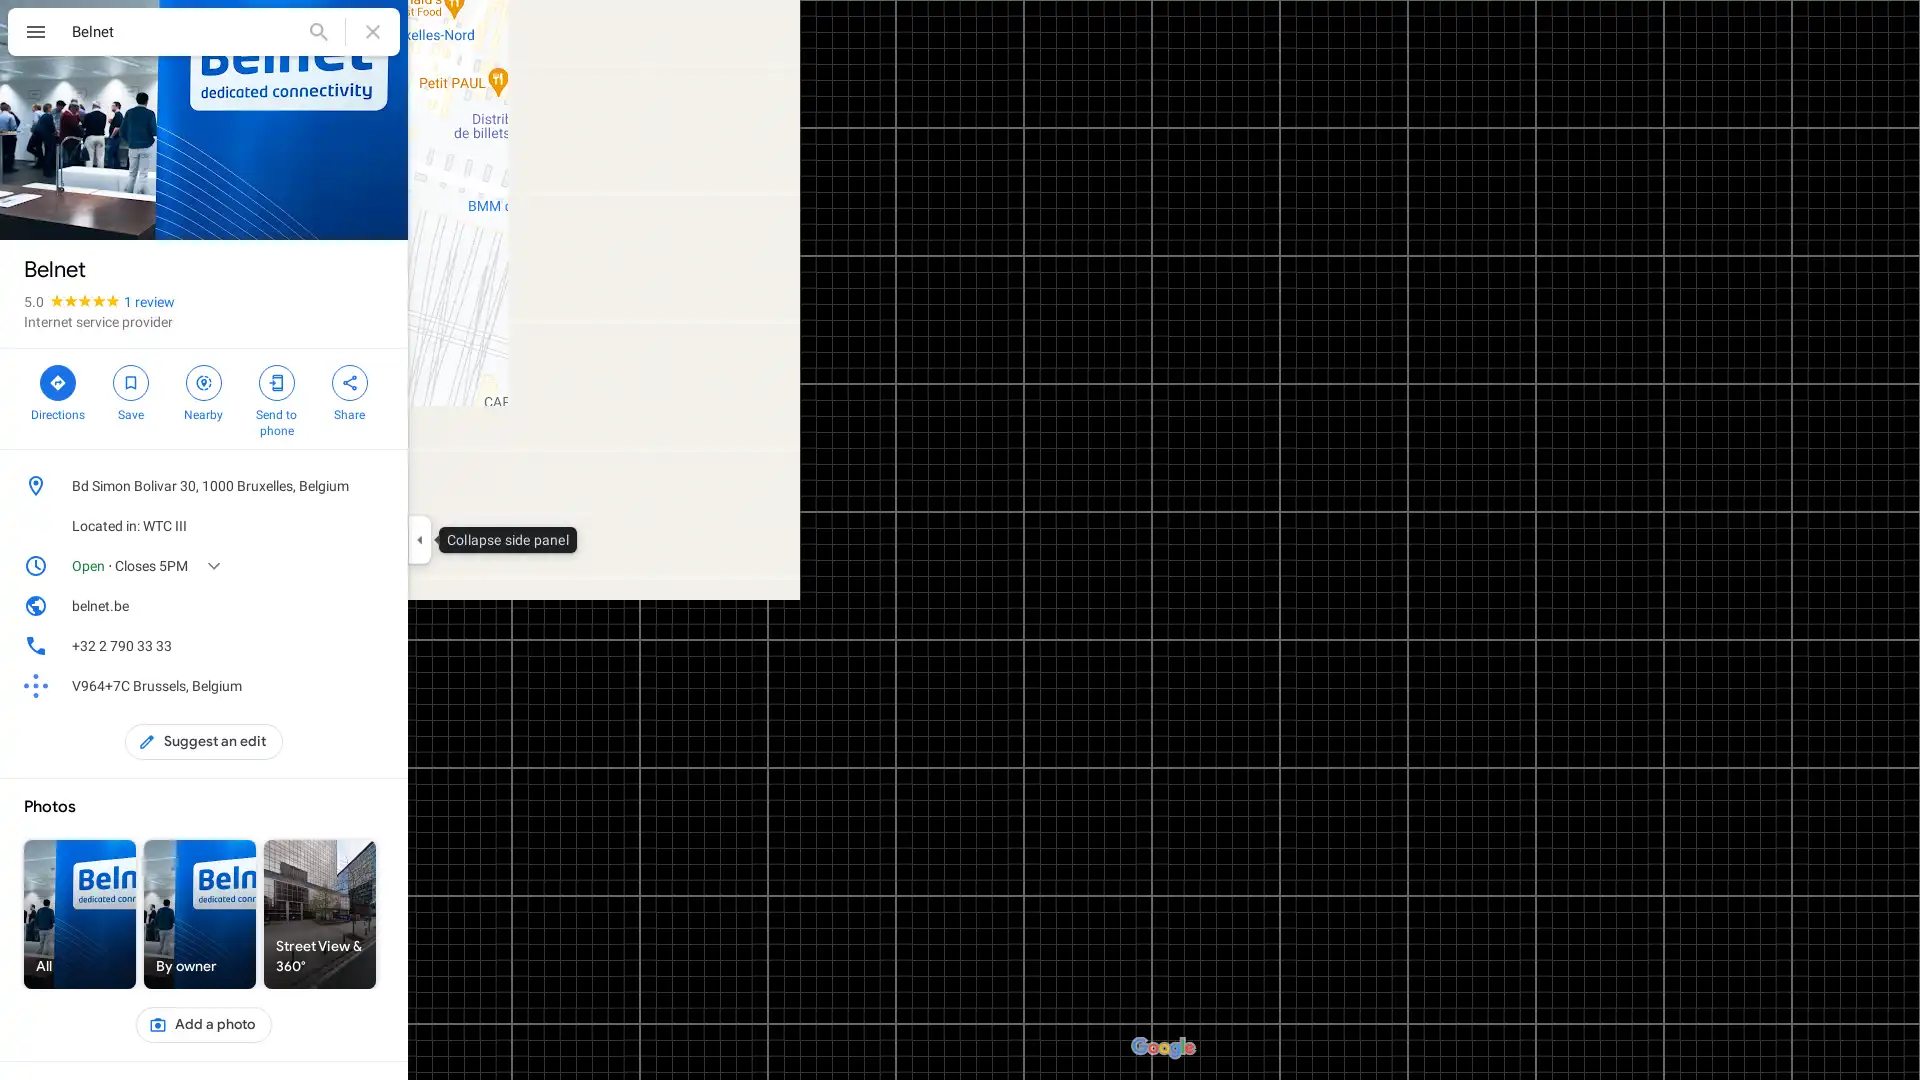 The height and width of the screenshot is (1080, 1920). Describe the element at coordinates (418, 540) in the screenshot. I see `Collapse side panel` at that location.